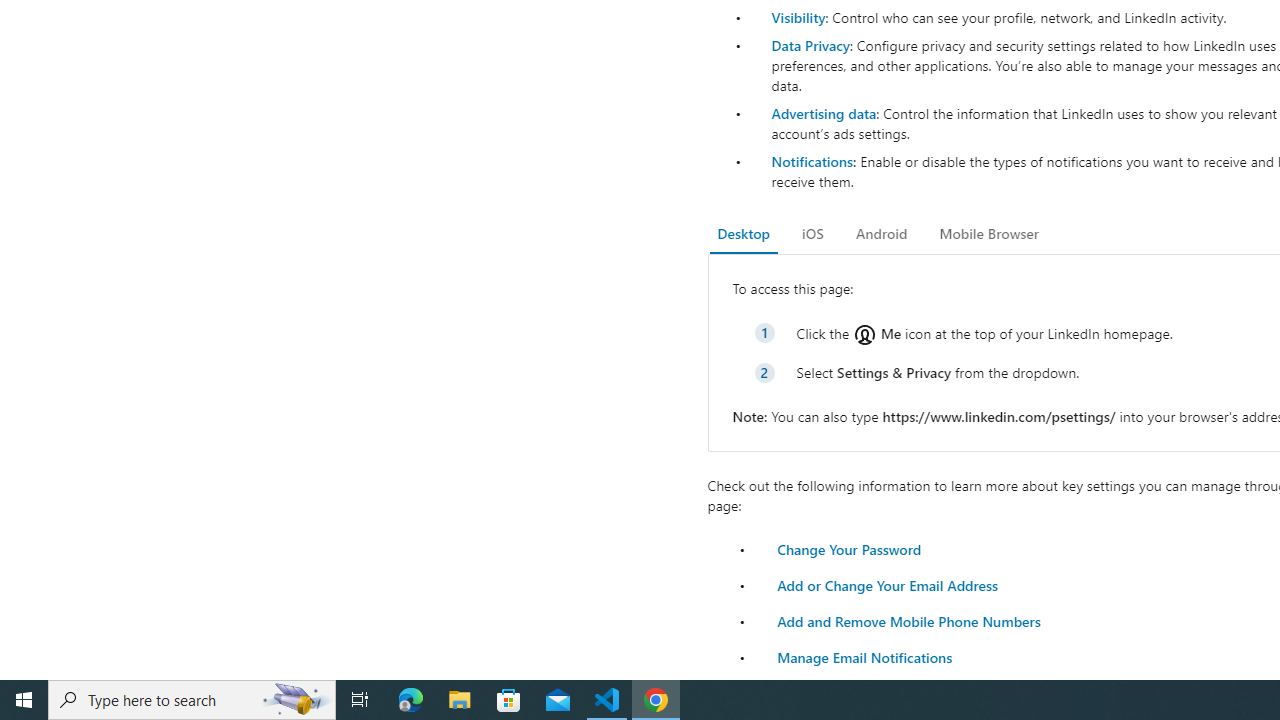  Describe the element at coordinates (797, 17) in the screenshot. I see `'Visibility'` at that location.